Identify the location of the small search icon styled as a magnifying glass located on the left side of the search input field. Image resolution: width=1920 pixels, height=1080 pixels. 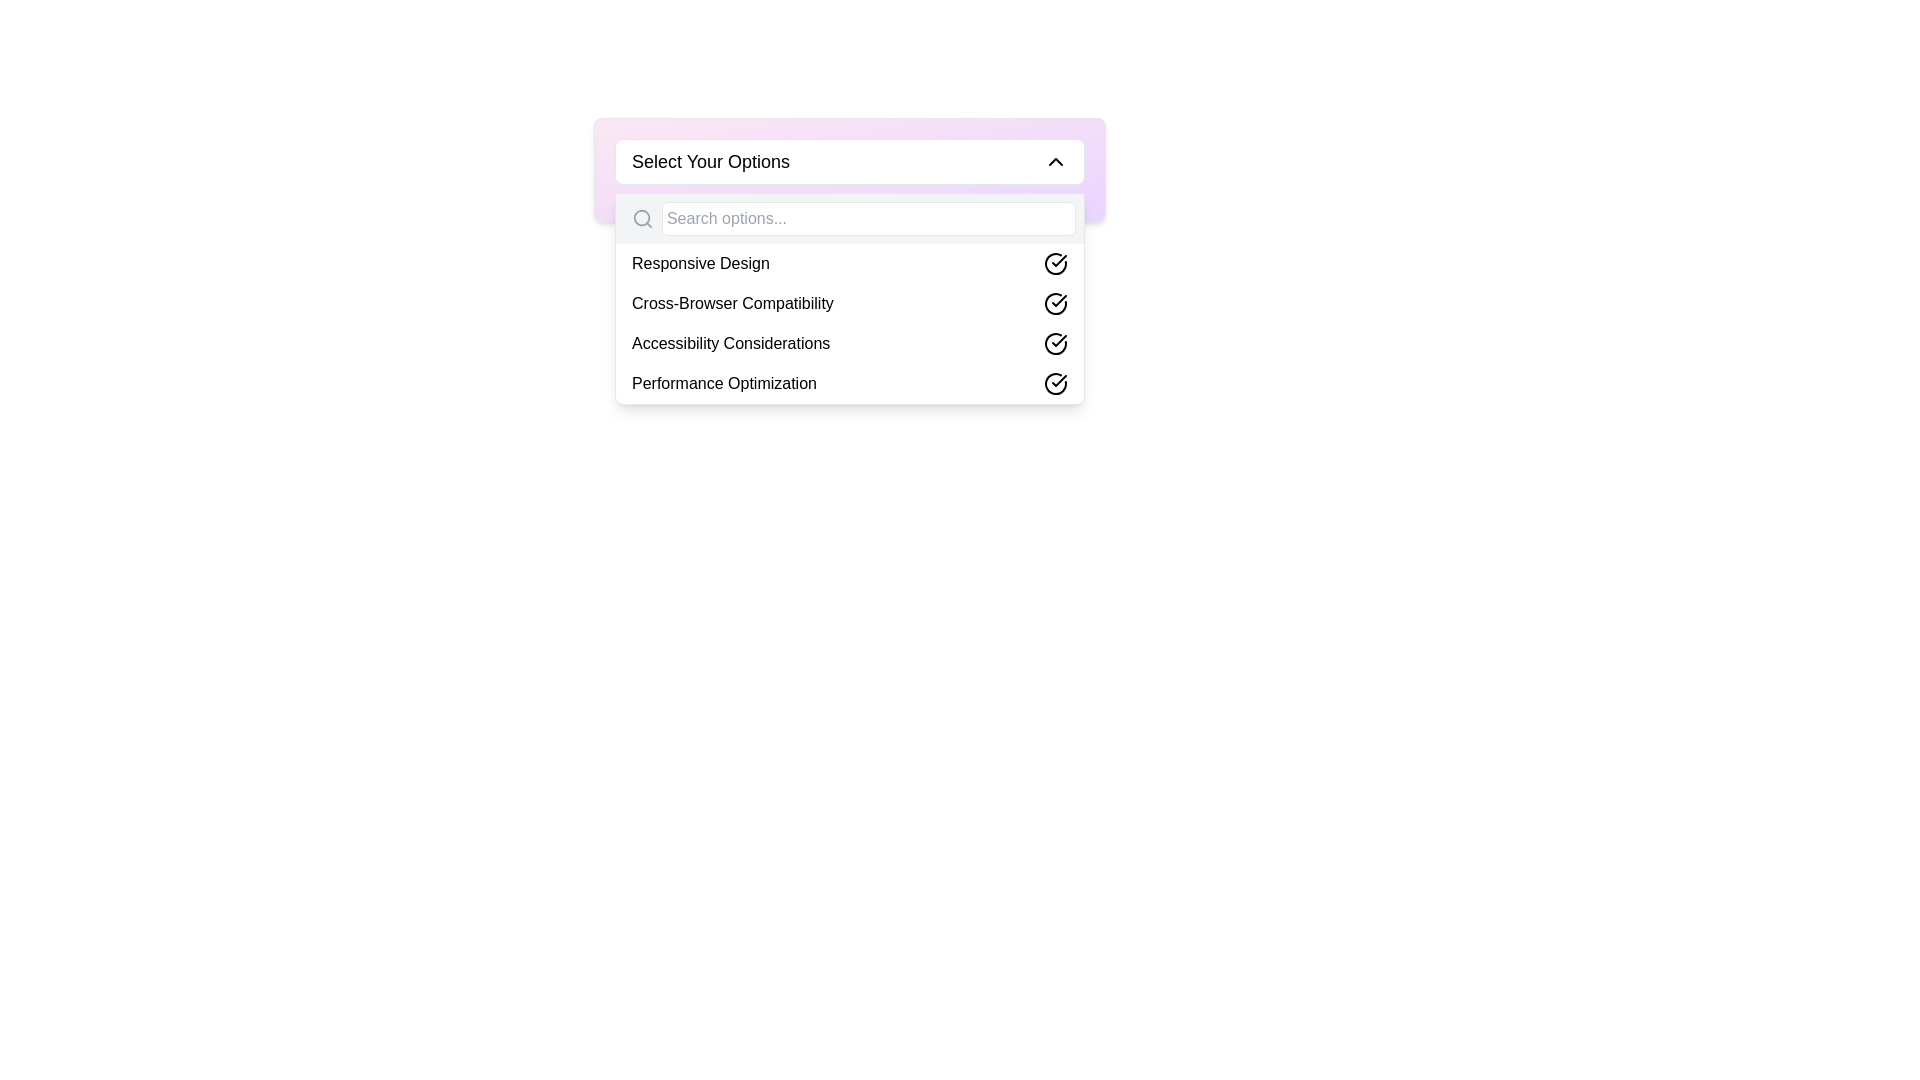
(643, 219).